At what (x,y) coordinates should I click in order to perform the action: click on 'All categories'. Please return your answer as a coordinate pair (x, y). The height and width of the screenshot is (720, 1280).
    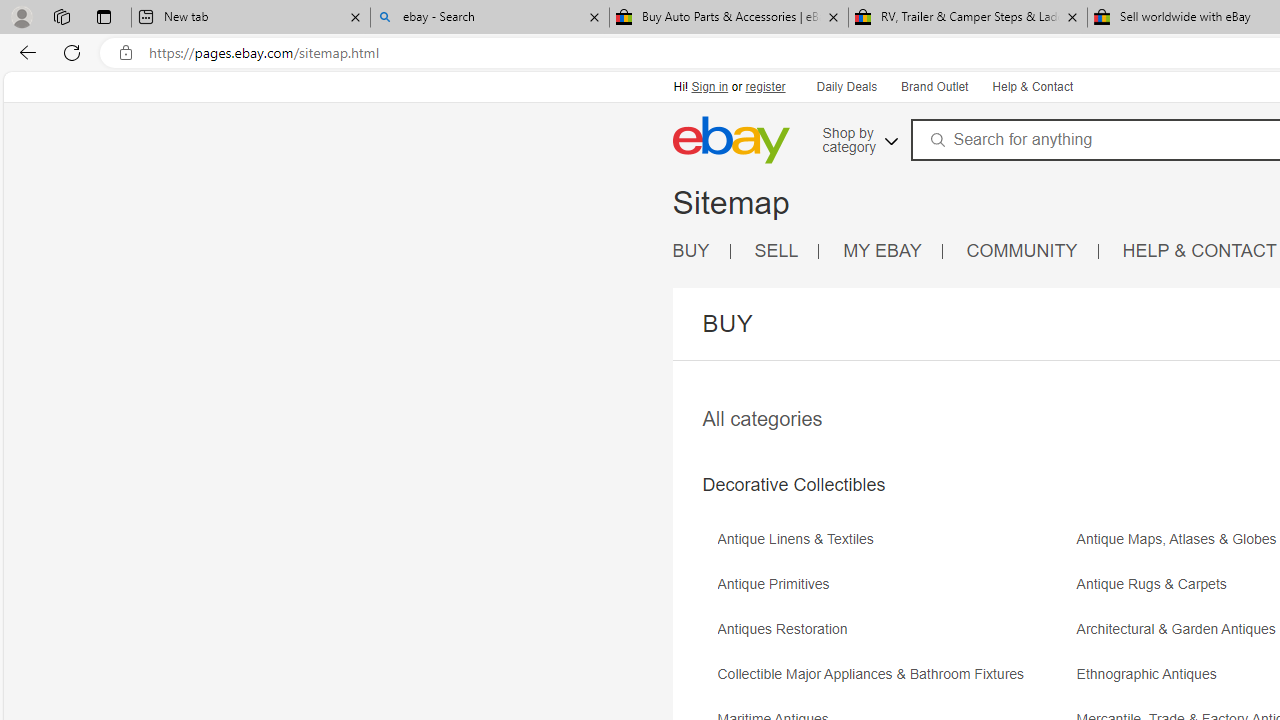
    Looking at the image, I should click on (761, 418).